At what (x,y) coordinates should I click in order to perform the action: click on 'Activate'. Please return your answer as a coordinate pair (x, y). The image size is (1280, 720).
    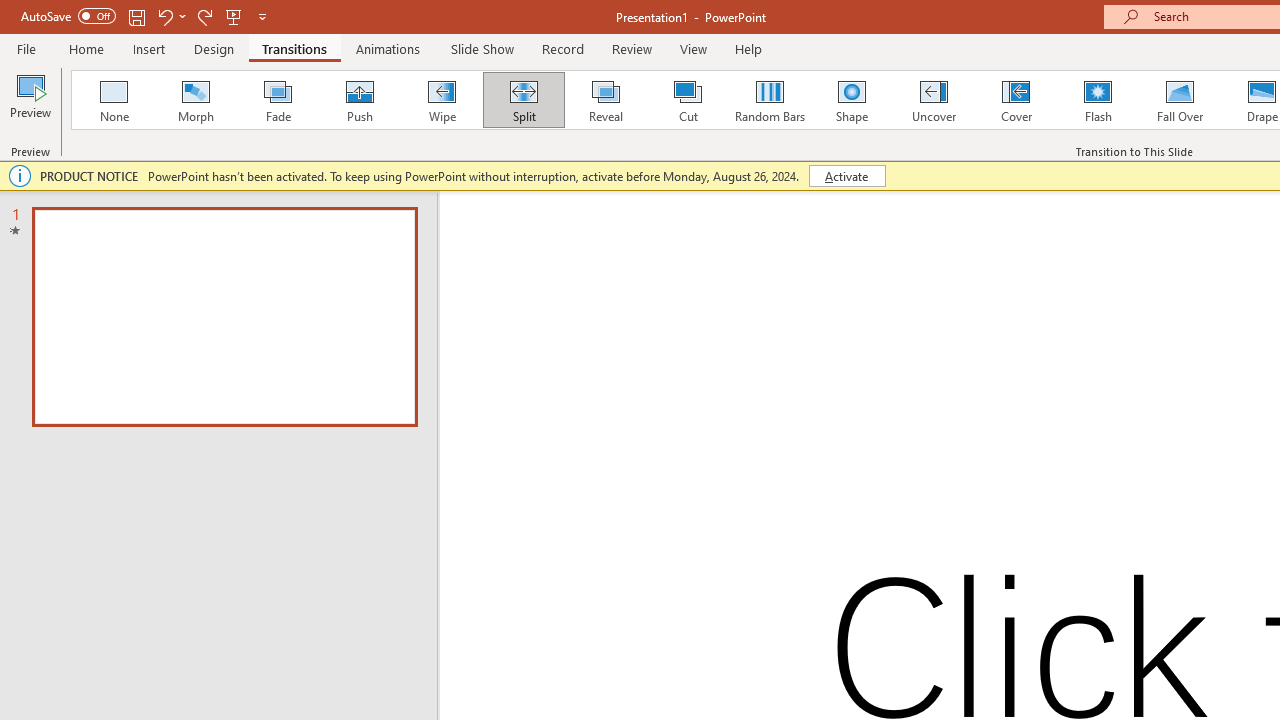
    Looking at the image, I should click on (847, 175).